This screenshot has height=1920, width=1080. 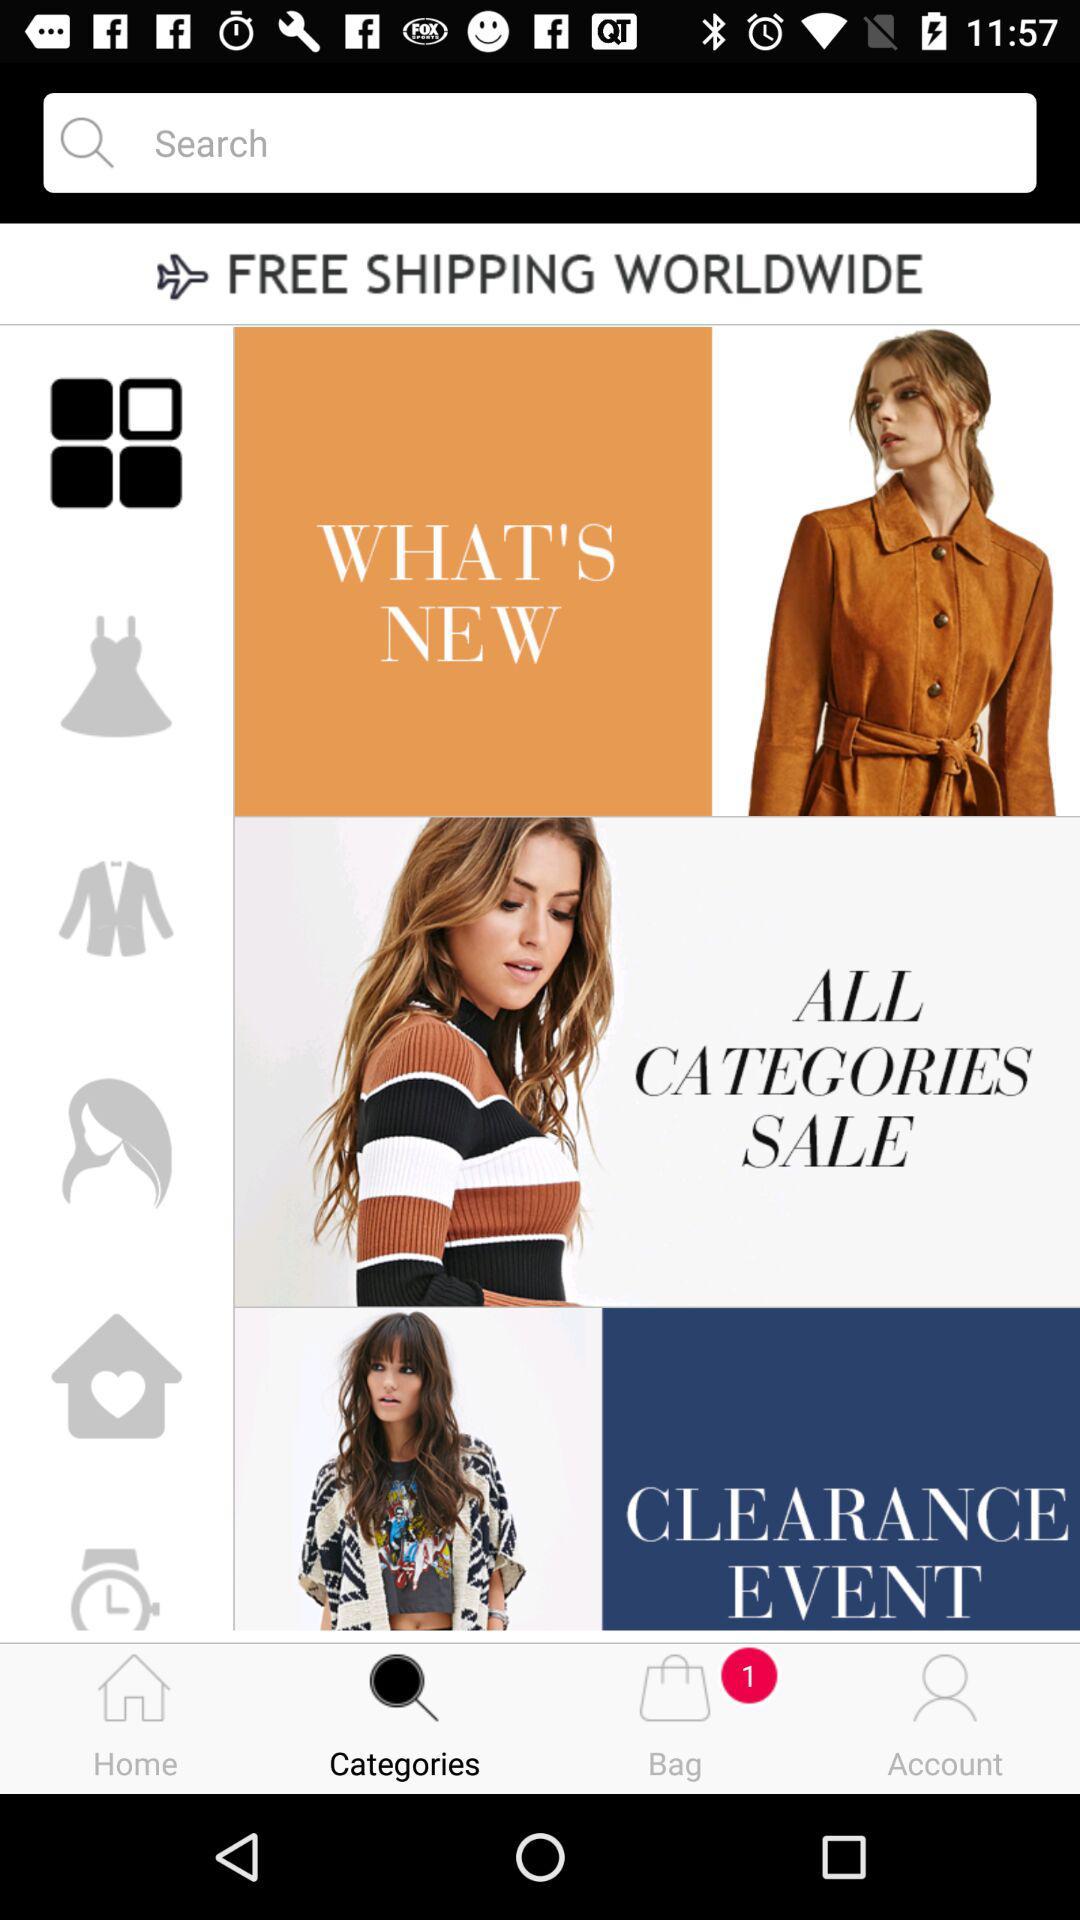 I want to click on advertisement link, so click(x=540, y=275).